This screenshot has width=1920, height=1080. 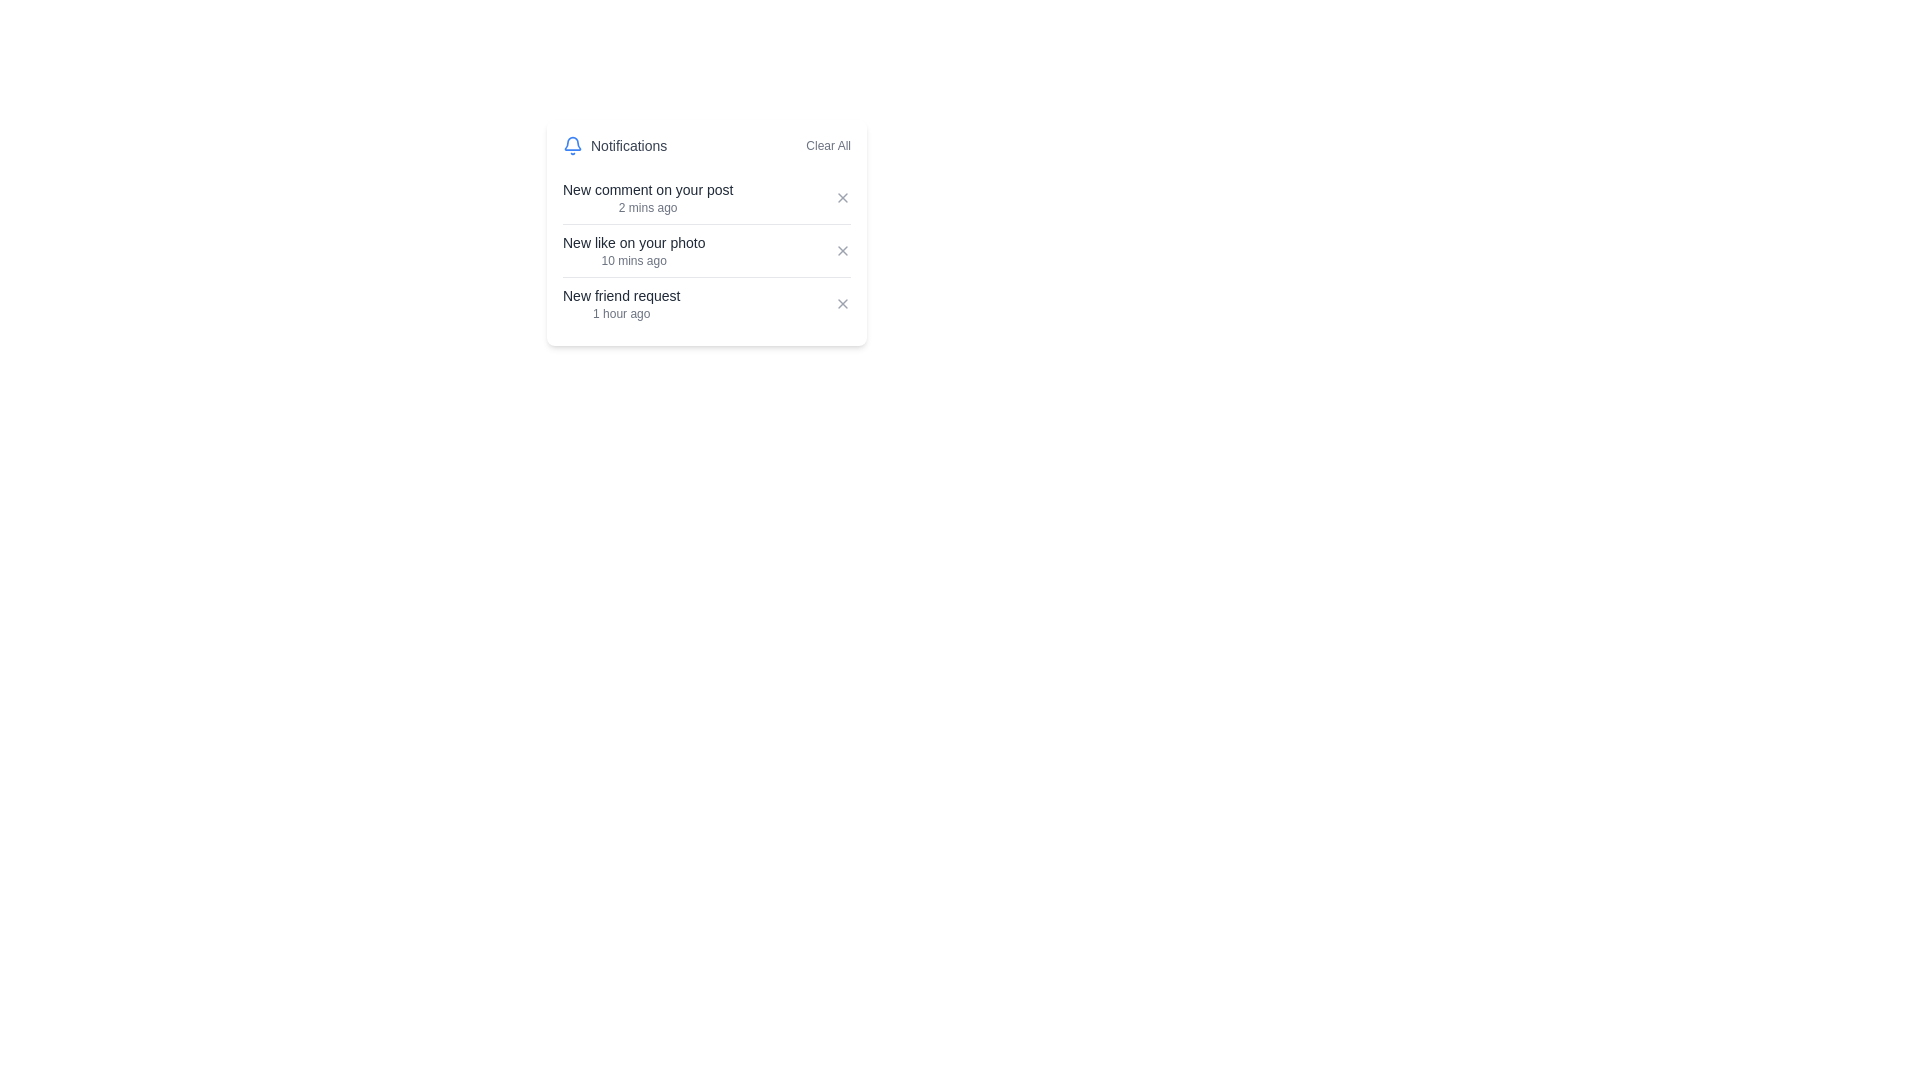 I want to click on the small square button with an 'X' symbol on the right side of the 'New friend request' notification bar, so click(x=843, y=304).